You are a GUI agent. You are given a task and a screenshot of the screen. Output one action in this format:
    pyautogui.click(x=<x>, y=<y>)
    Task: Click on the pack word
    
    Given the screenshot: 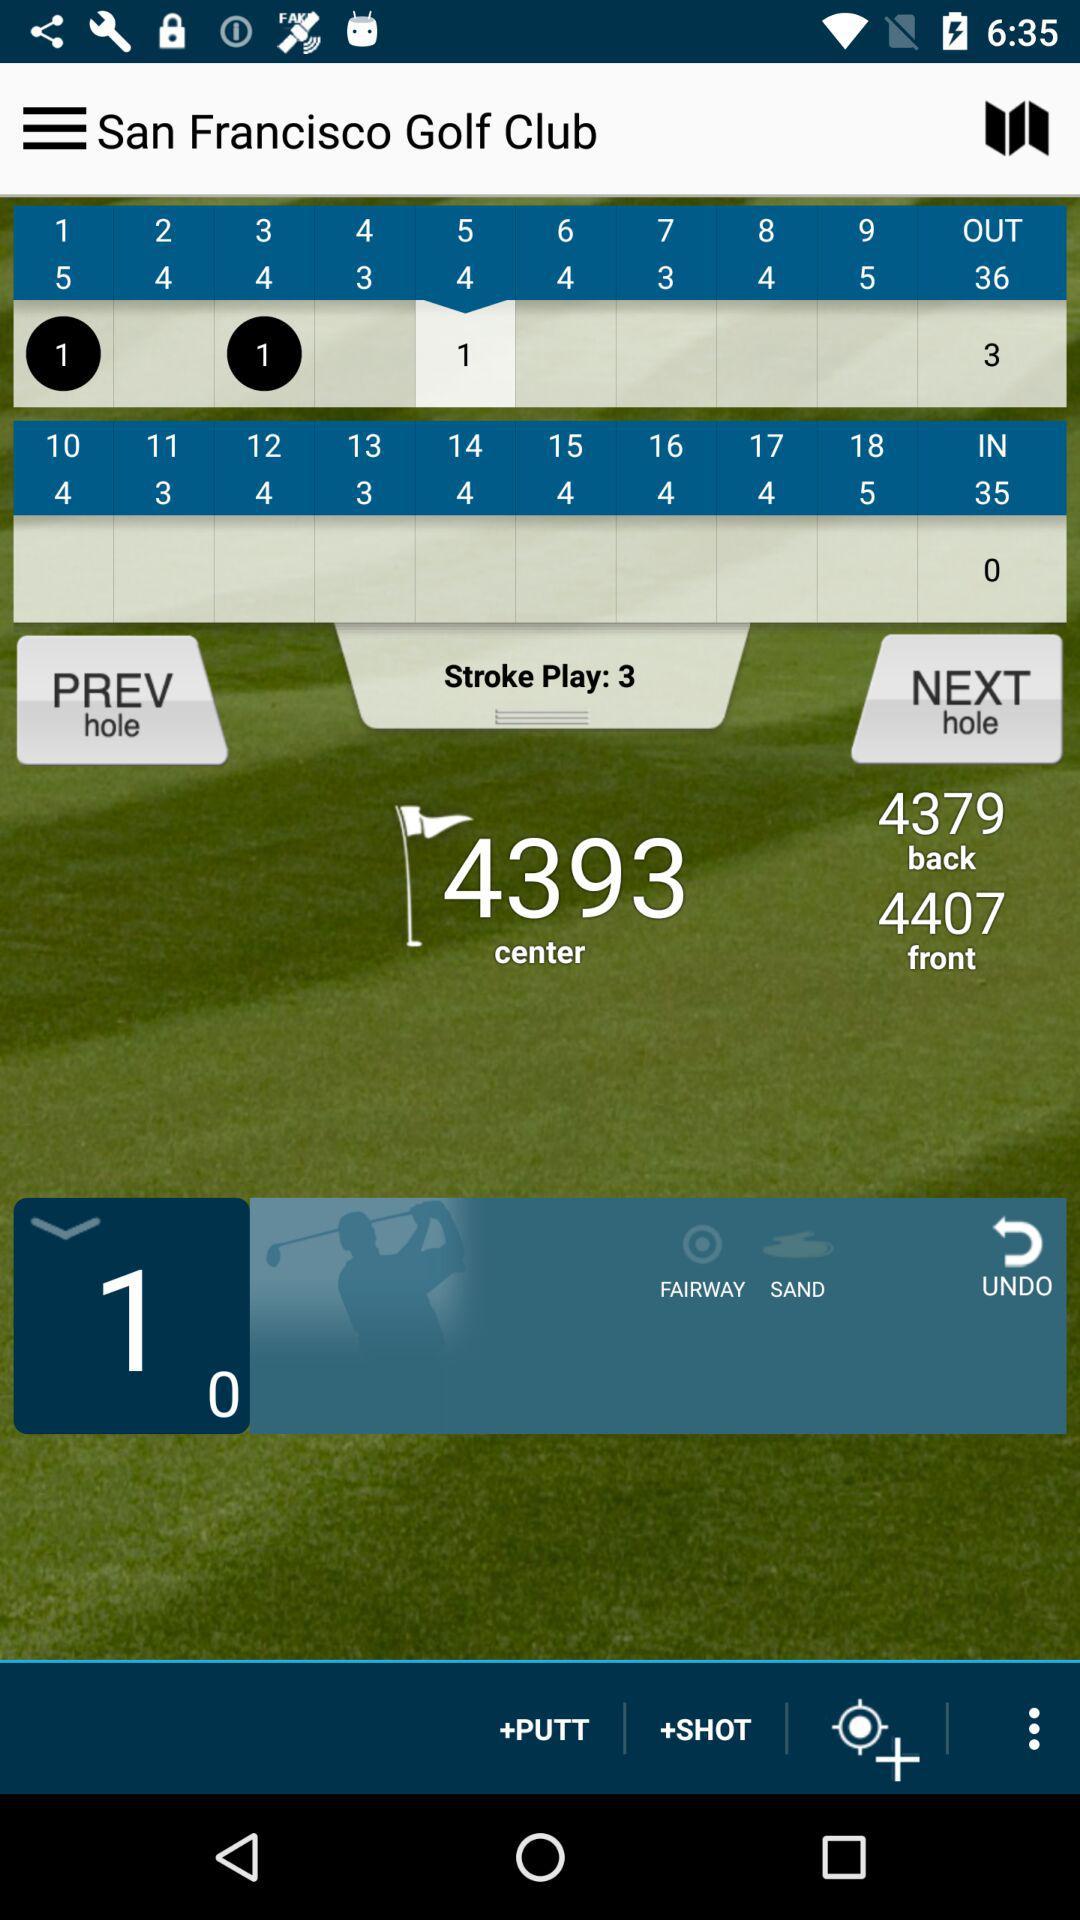 What is the action you would take?
    pyautogui.click(x=138, y=697)
    